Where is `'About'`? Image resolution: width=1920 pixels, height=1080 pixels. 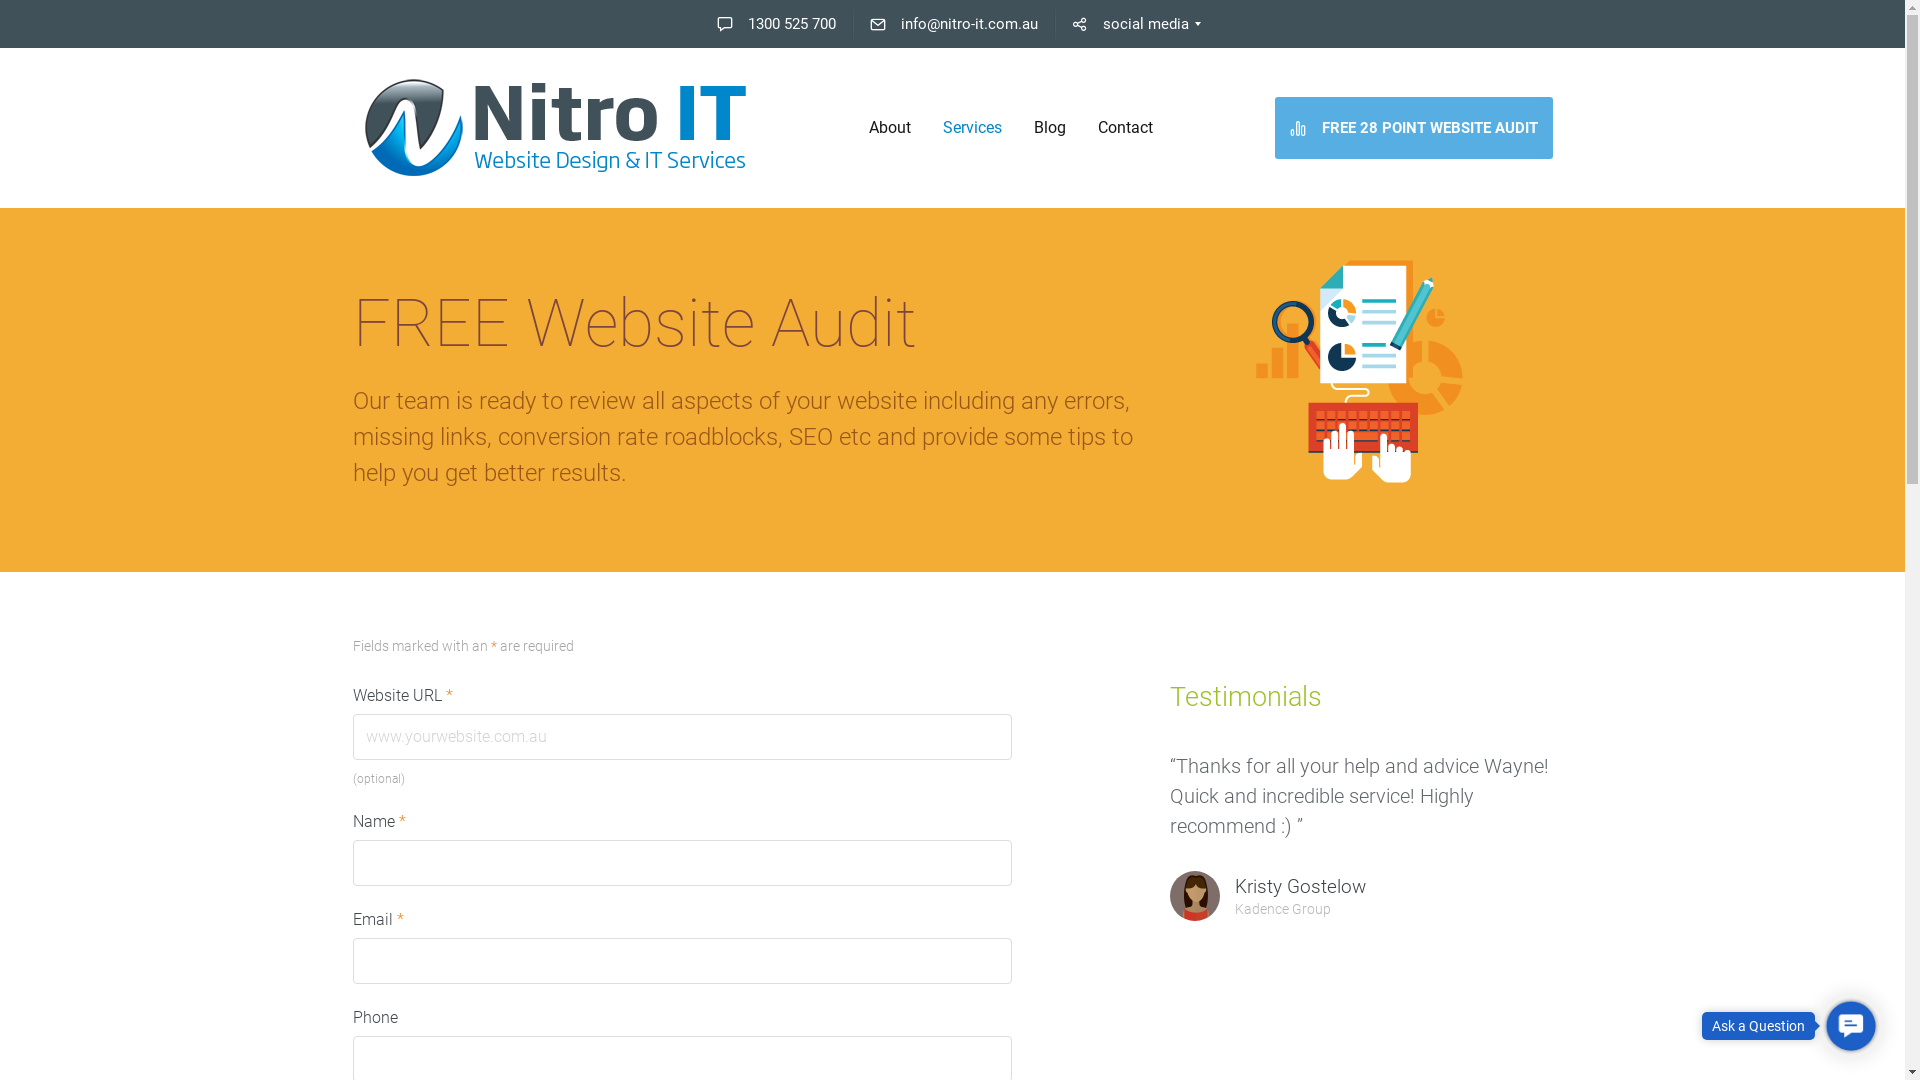
'About' is located at coordinates (853, 127).